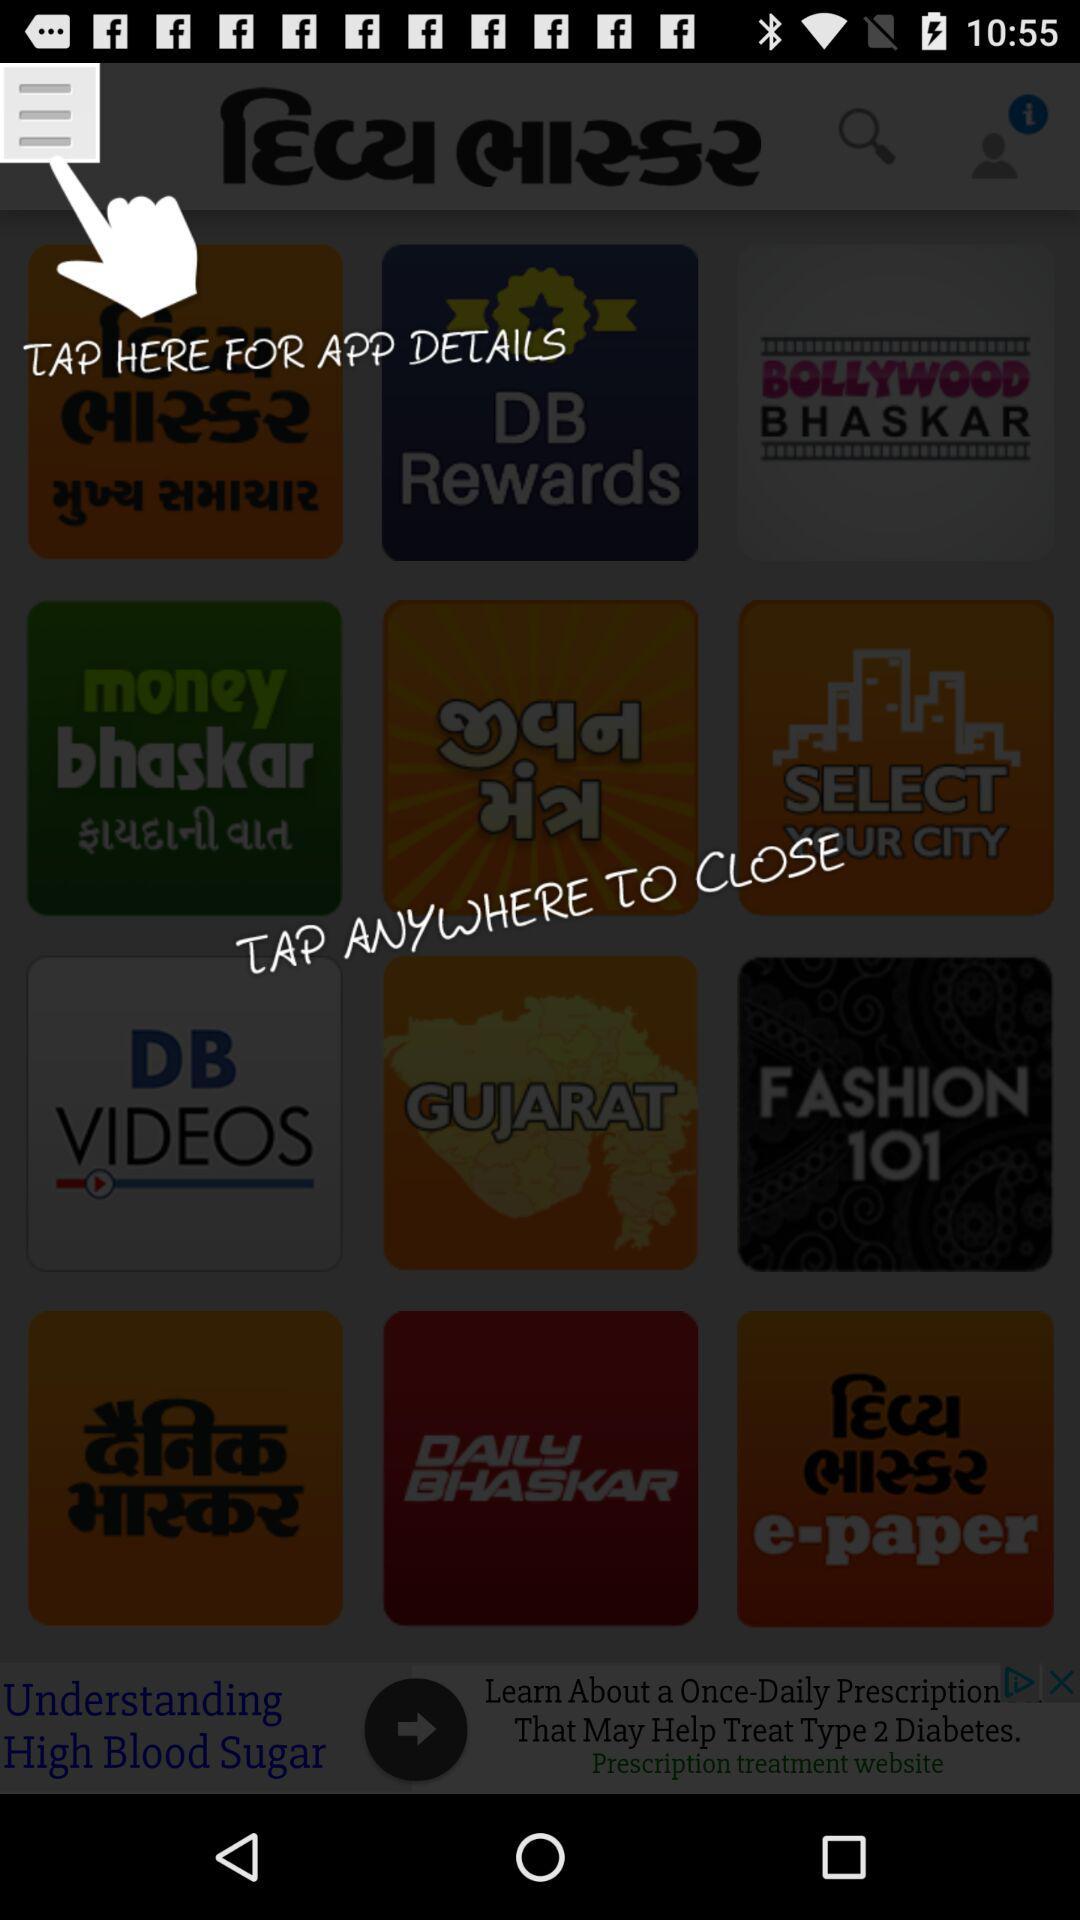 This screenshot has width=1080, height=1920. What do you see at coordinates (286, 246) in the screenshot?
I see `open app details` at bounding box center [286, 246].